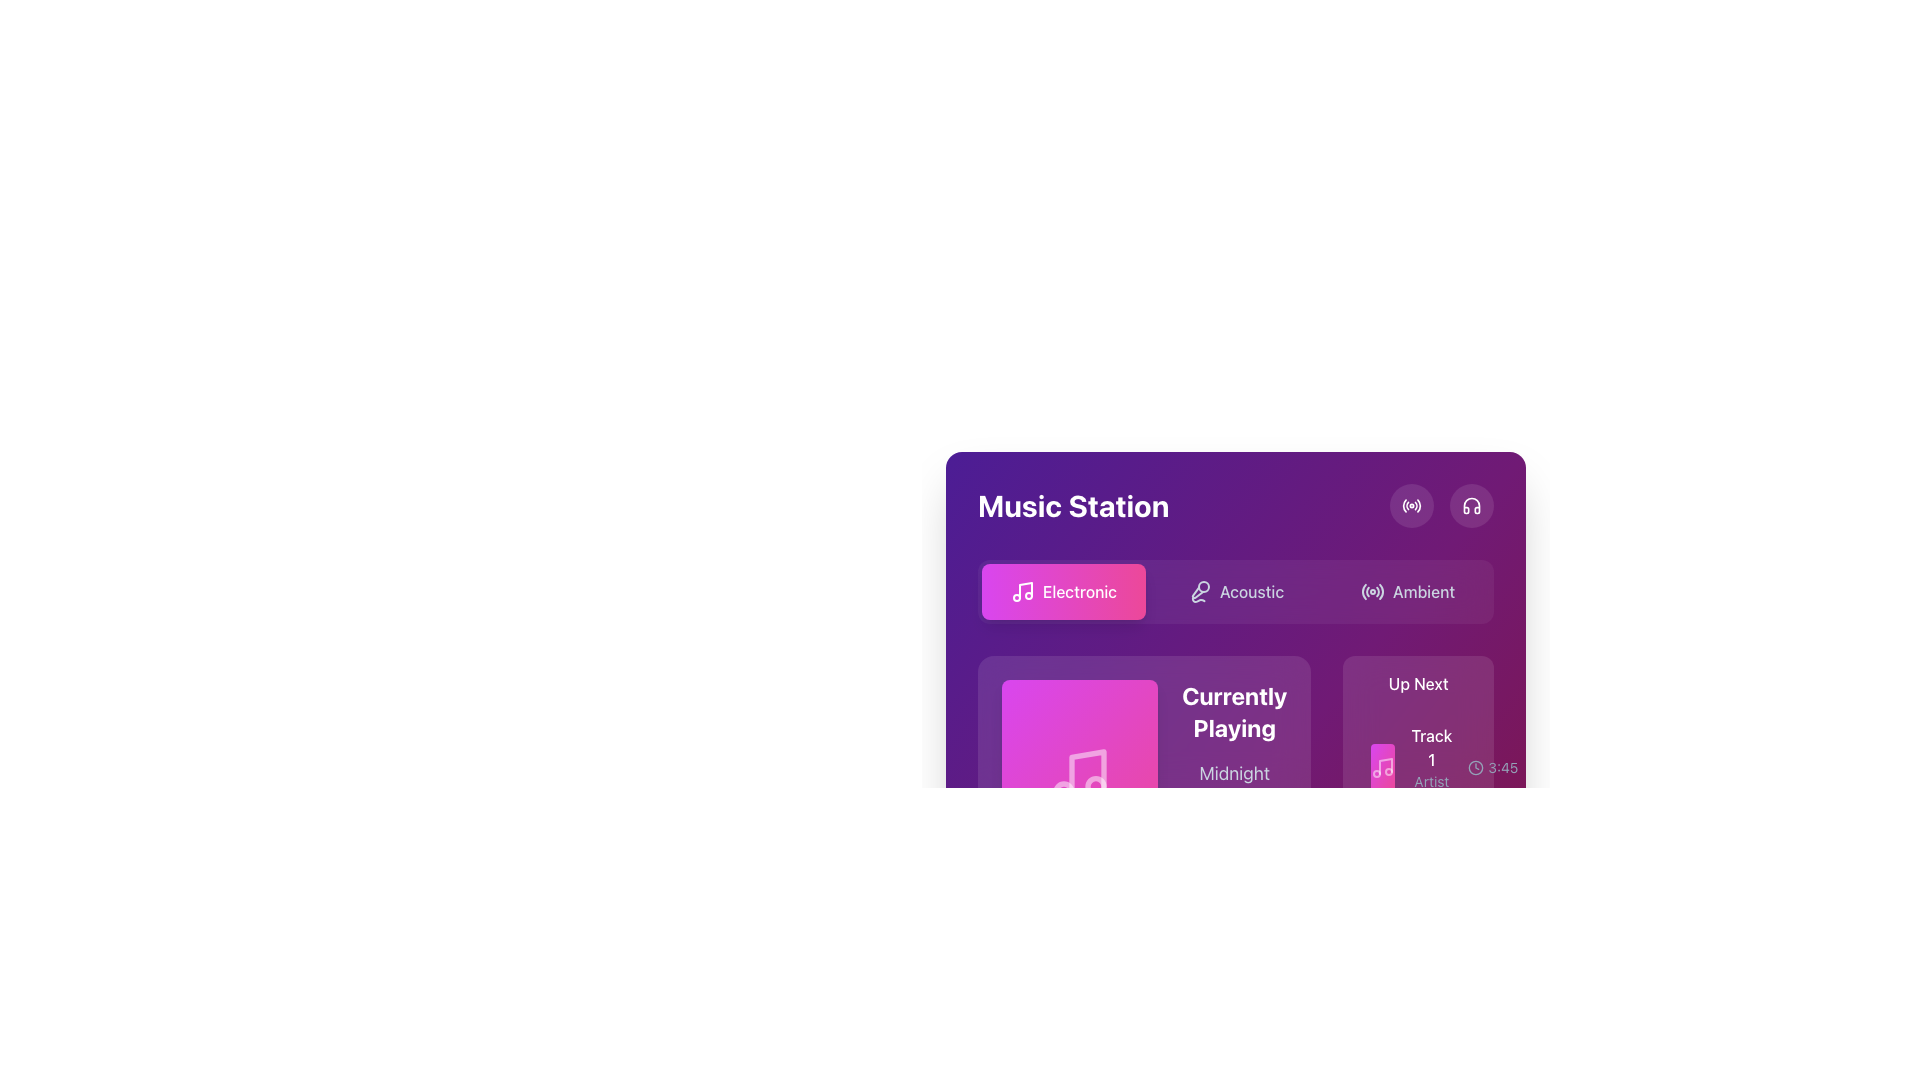 This screenshot has height=1080, width=1920. Describe the element at coordinates (1022, 590) in the screenshot. I see `the musical note icon with a vibrant pink background, located to the left of the 'Electronic' text in the category selectors` at that location.